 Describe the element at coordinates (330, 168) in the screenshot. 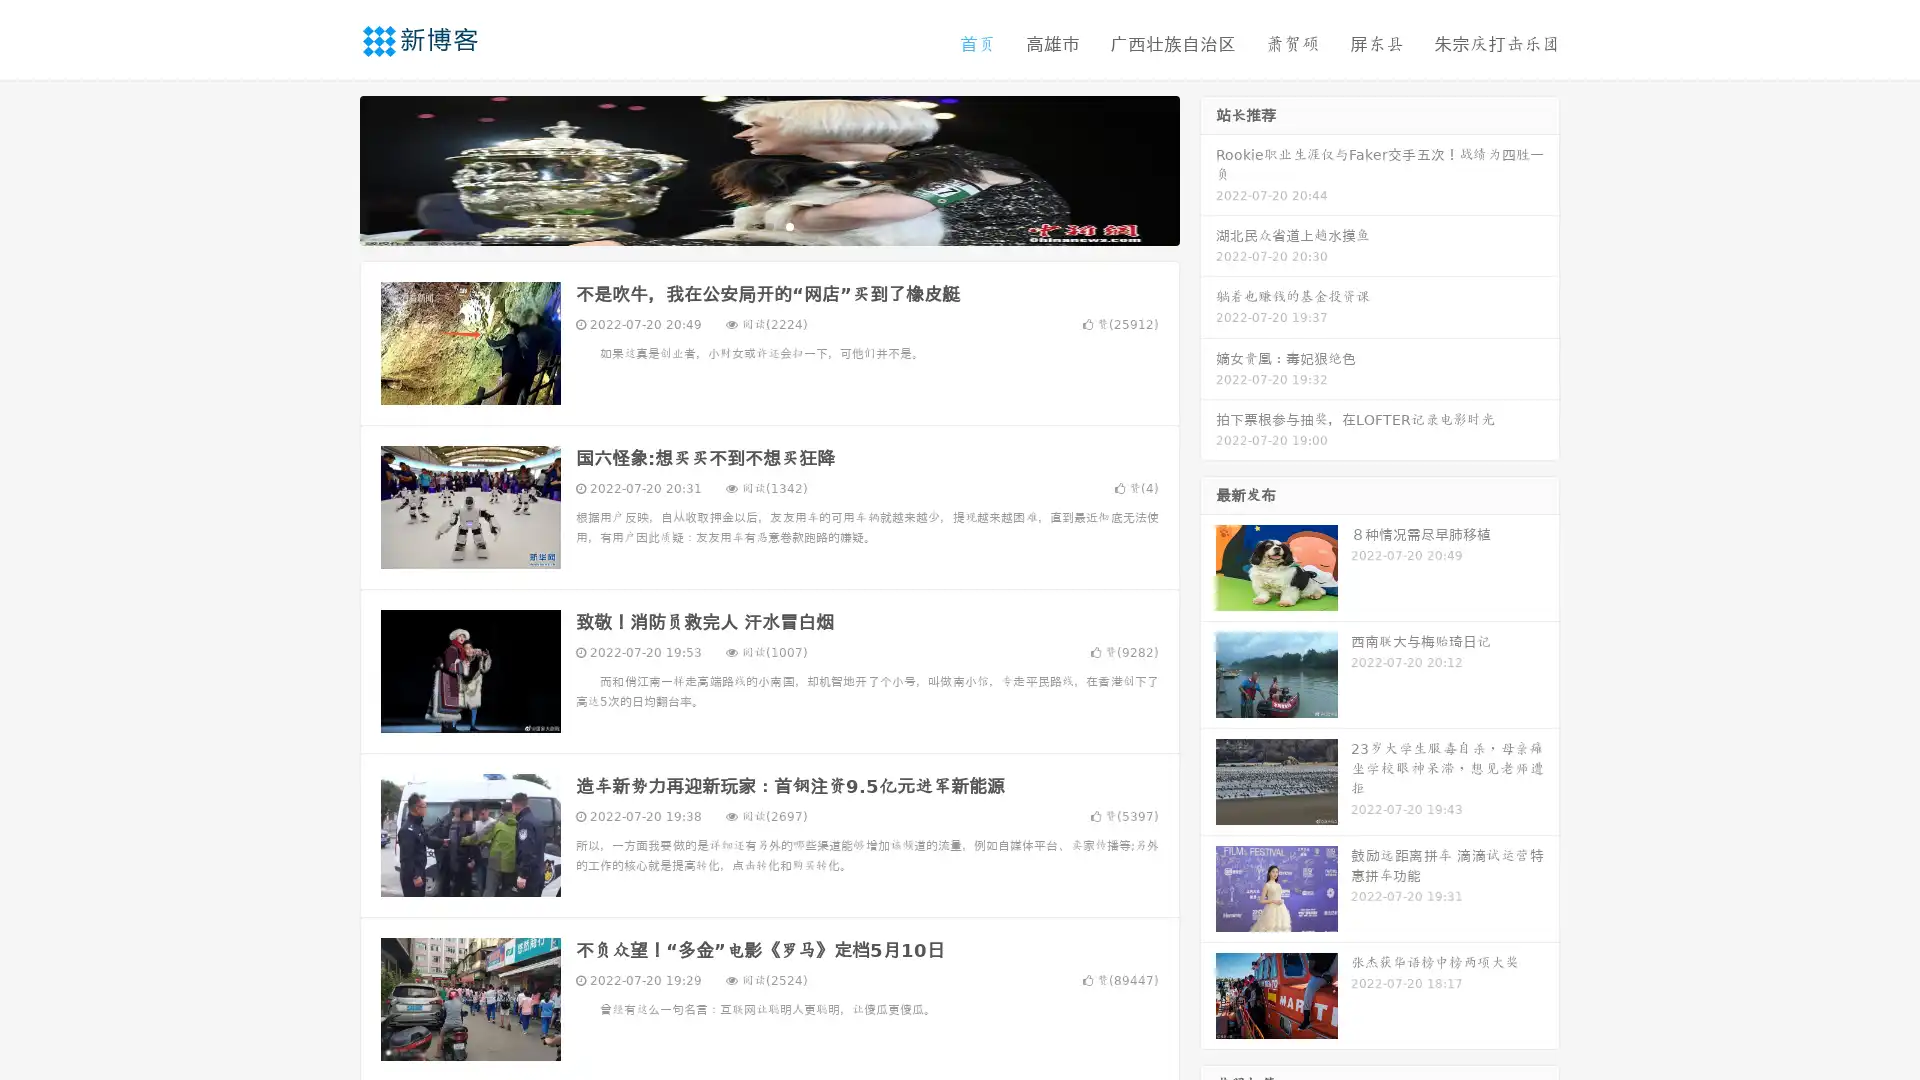

I see `Previous slide` at that location.